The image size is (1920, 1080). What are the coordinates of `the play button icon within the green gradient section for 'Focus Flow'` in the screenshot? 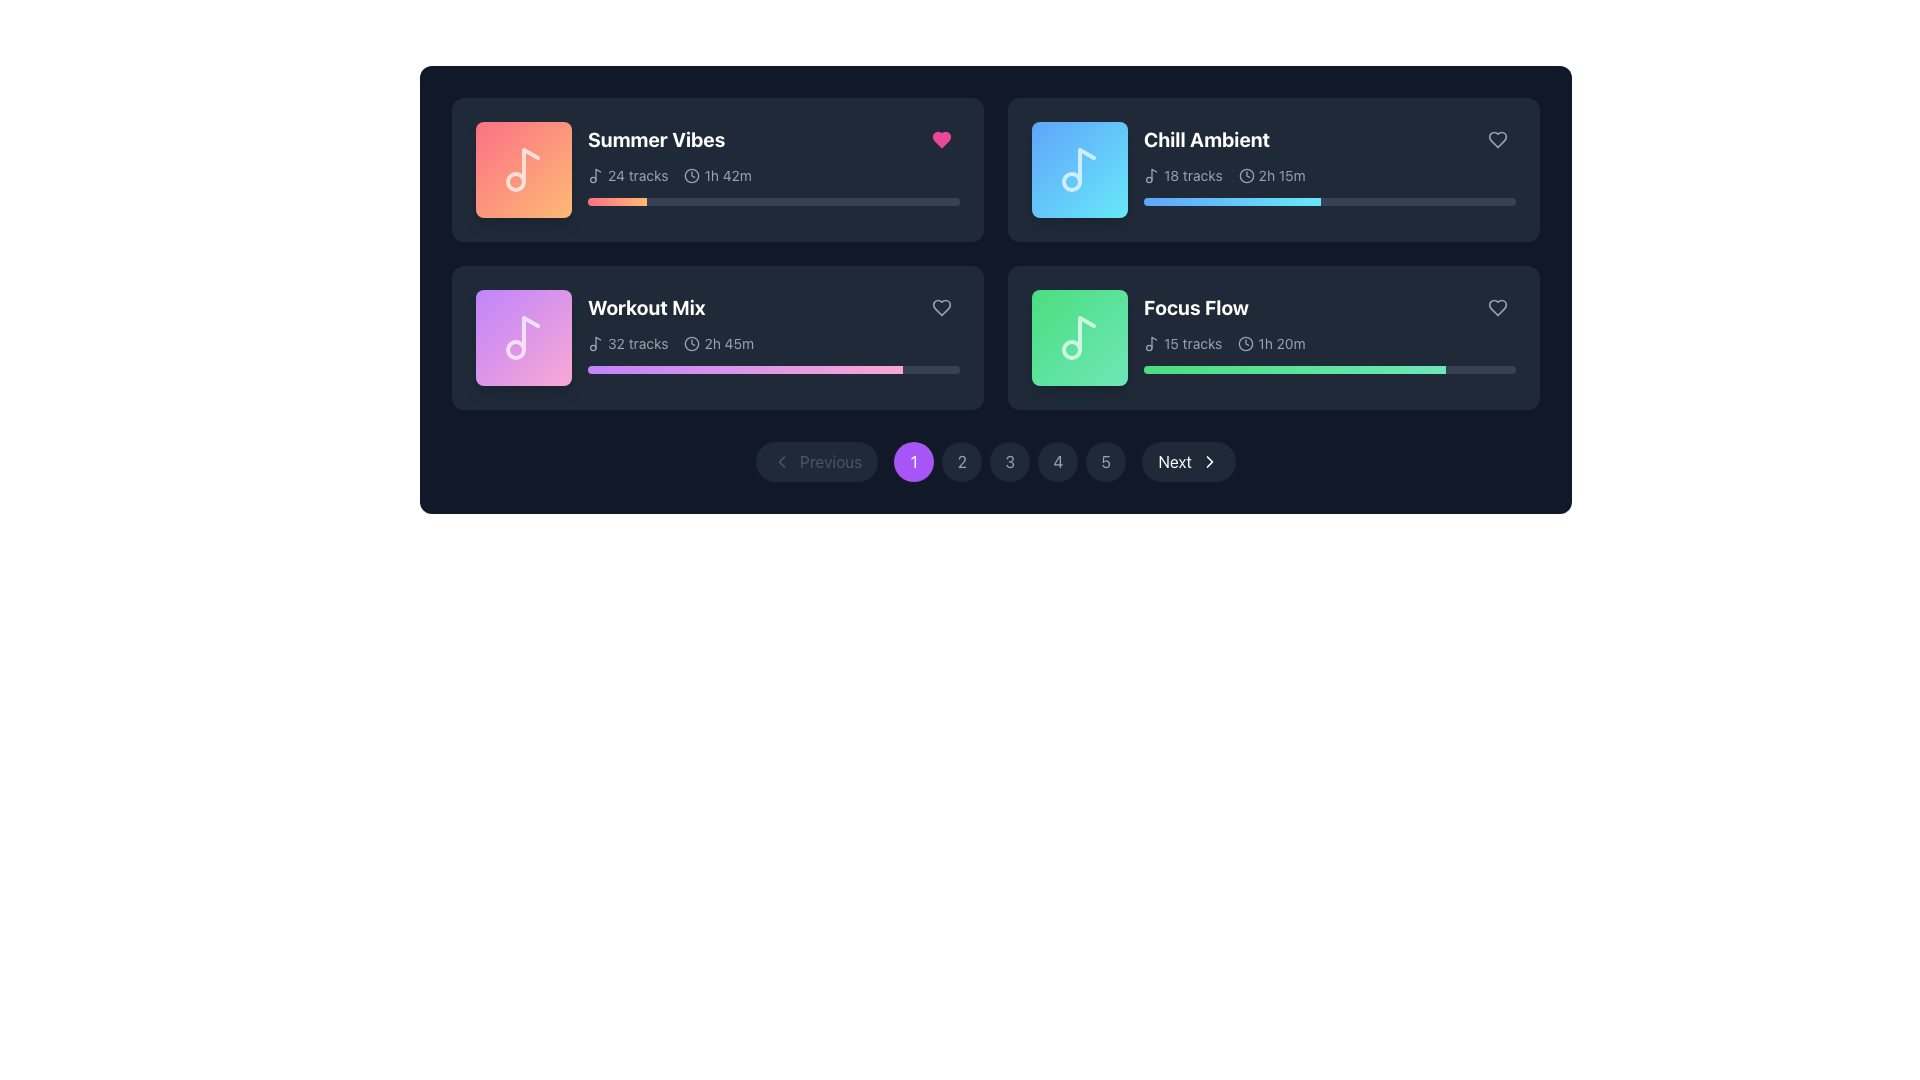 It's located at (1079, 337).